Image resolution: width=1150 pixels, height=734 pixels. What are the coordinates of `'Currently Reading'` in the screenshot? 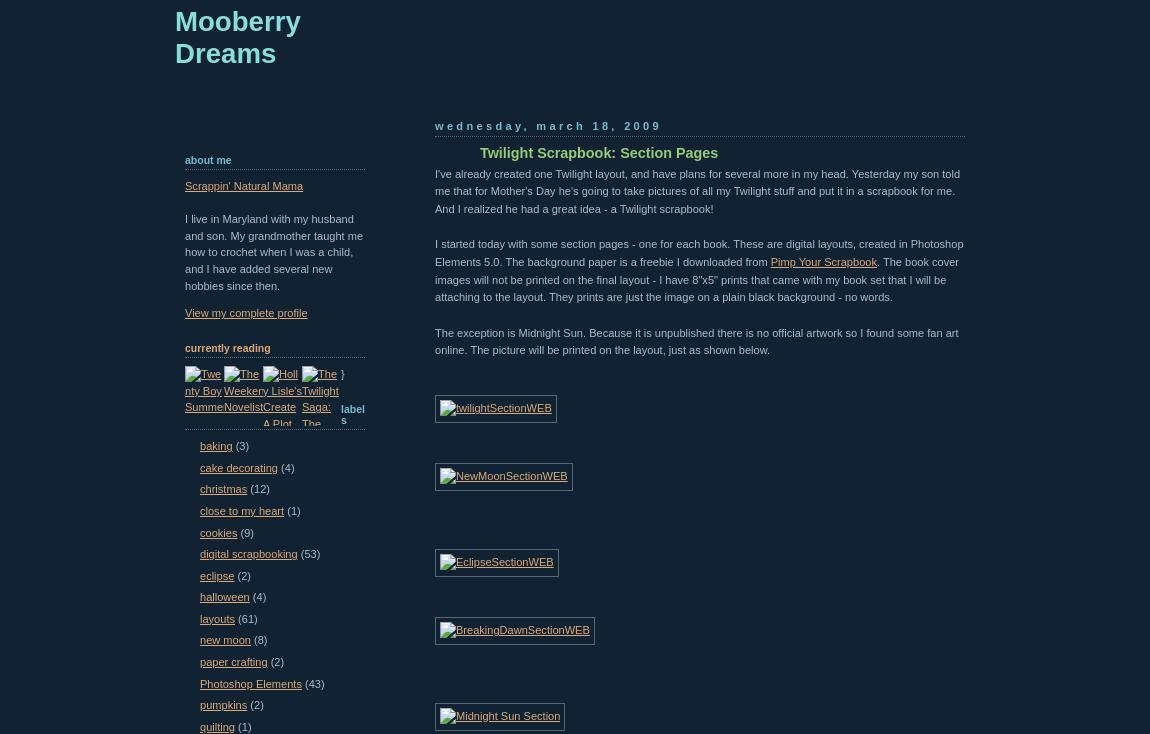 It's located at (226, 347).